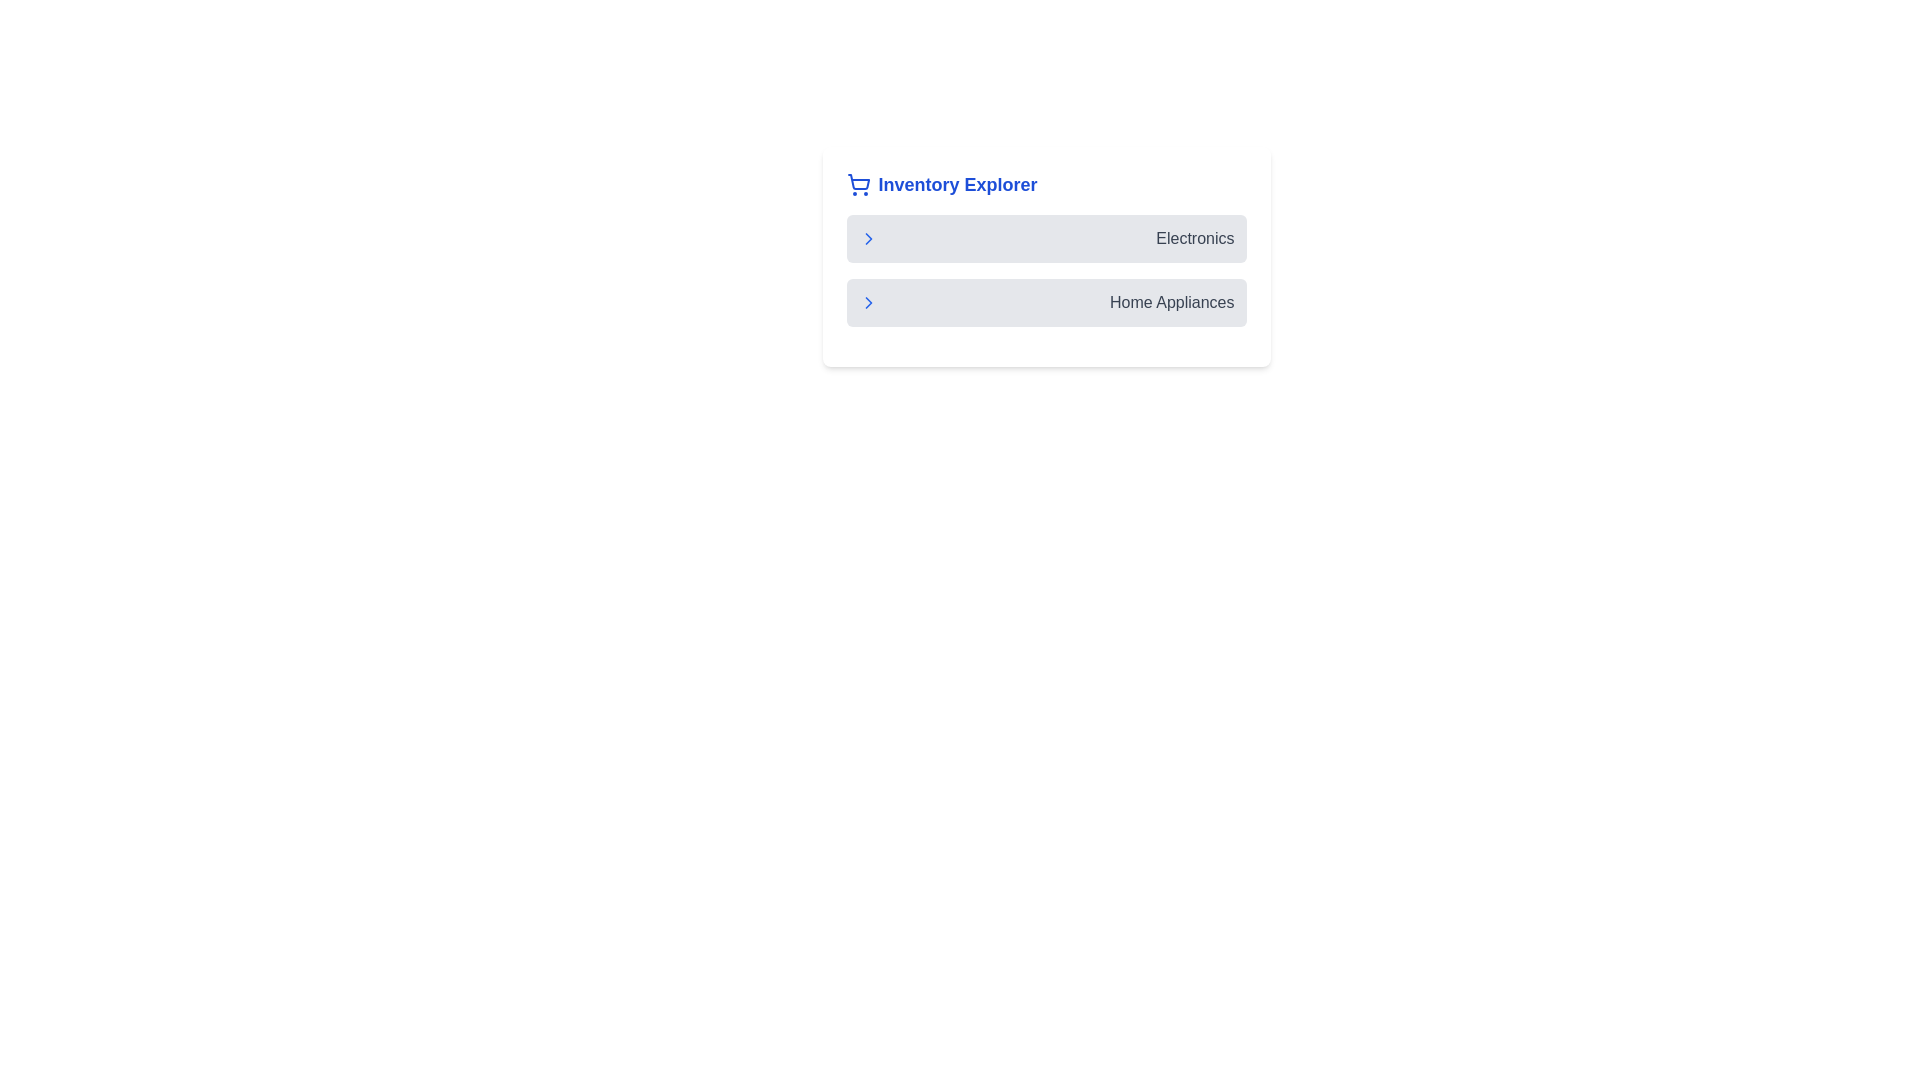 This screenshot has height=1080, width=1920. I want to click on the 'Electronics' menu item, so click(1045, 256).